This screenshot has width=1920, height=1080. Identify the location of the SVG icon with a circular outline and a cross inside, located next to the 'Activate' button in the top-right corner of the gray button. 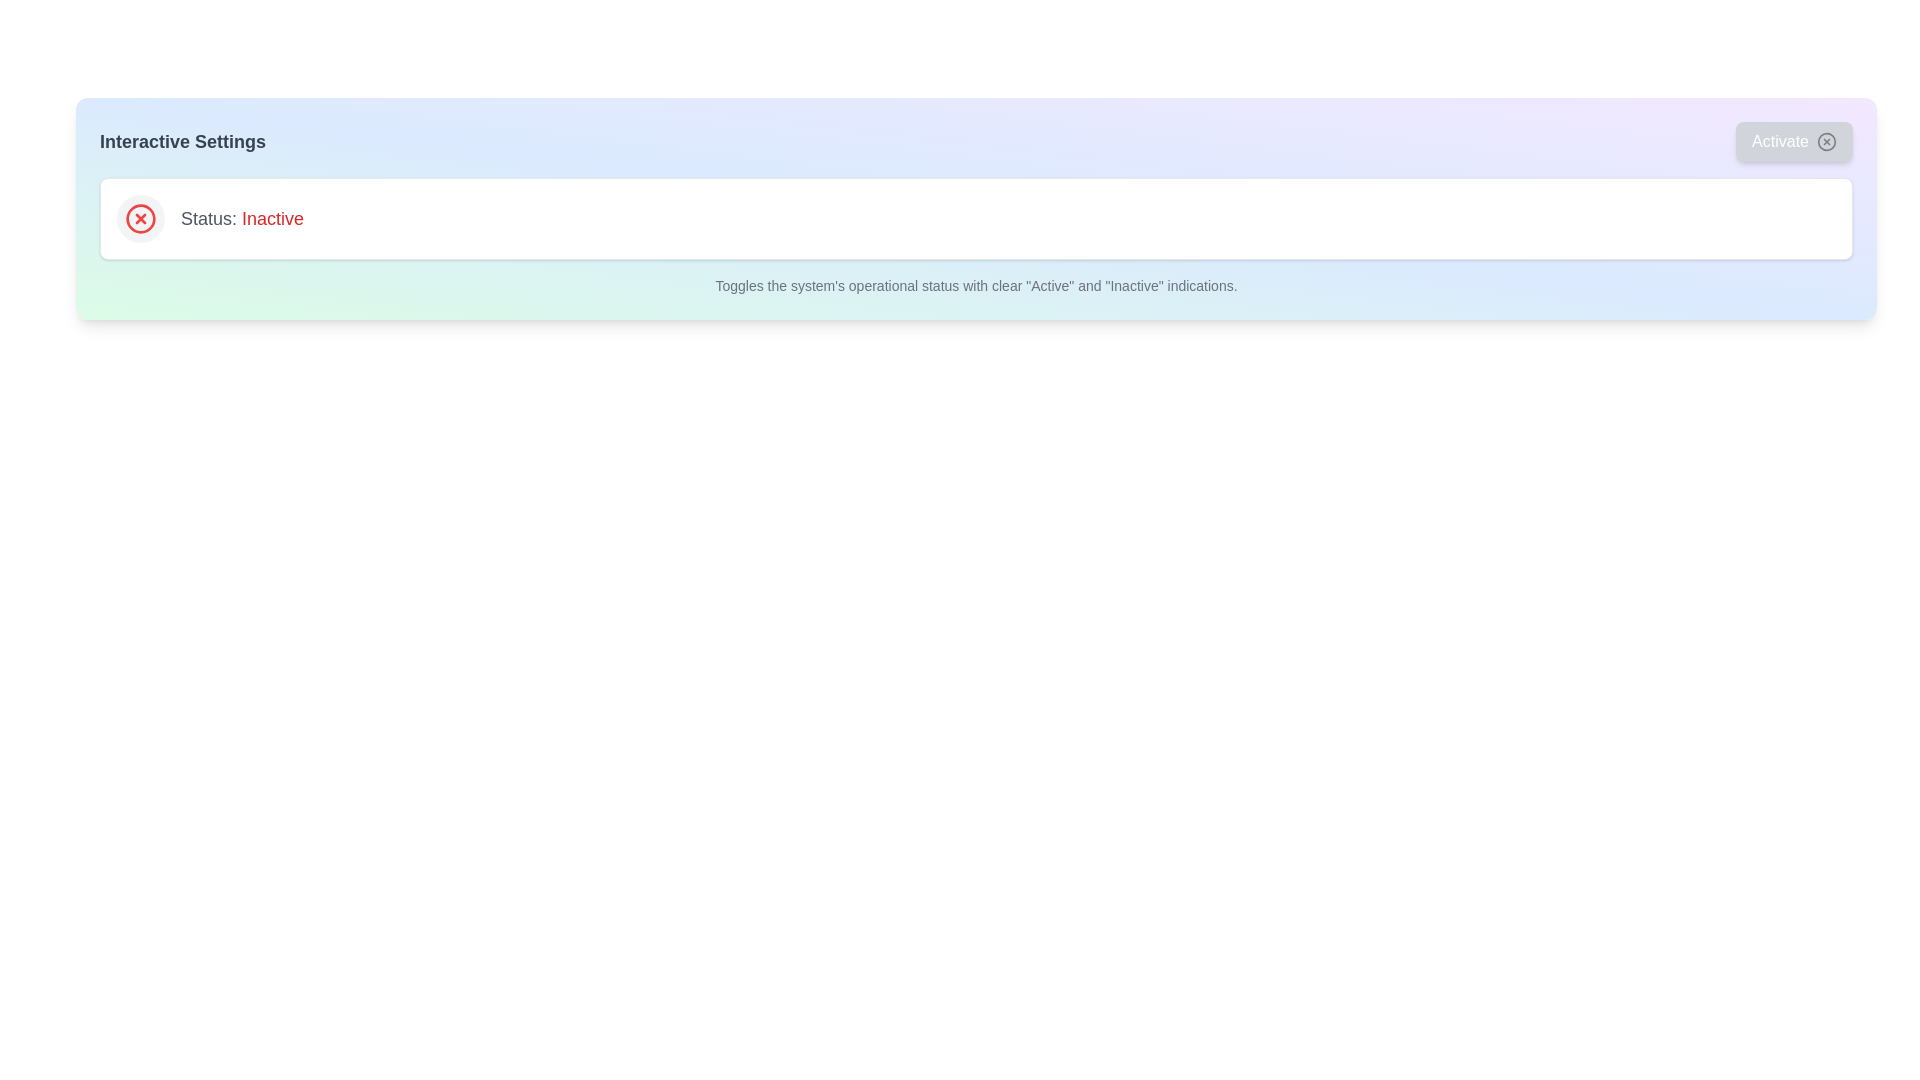
(1827, 141).